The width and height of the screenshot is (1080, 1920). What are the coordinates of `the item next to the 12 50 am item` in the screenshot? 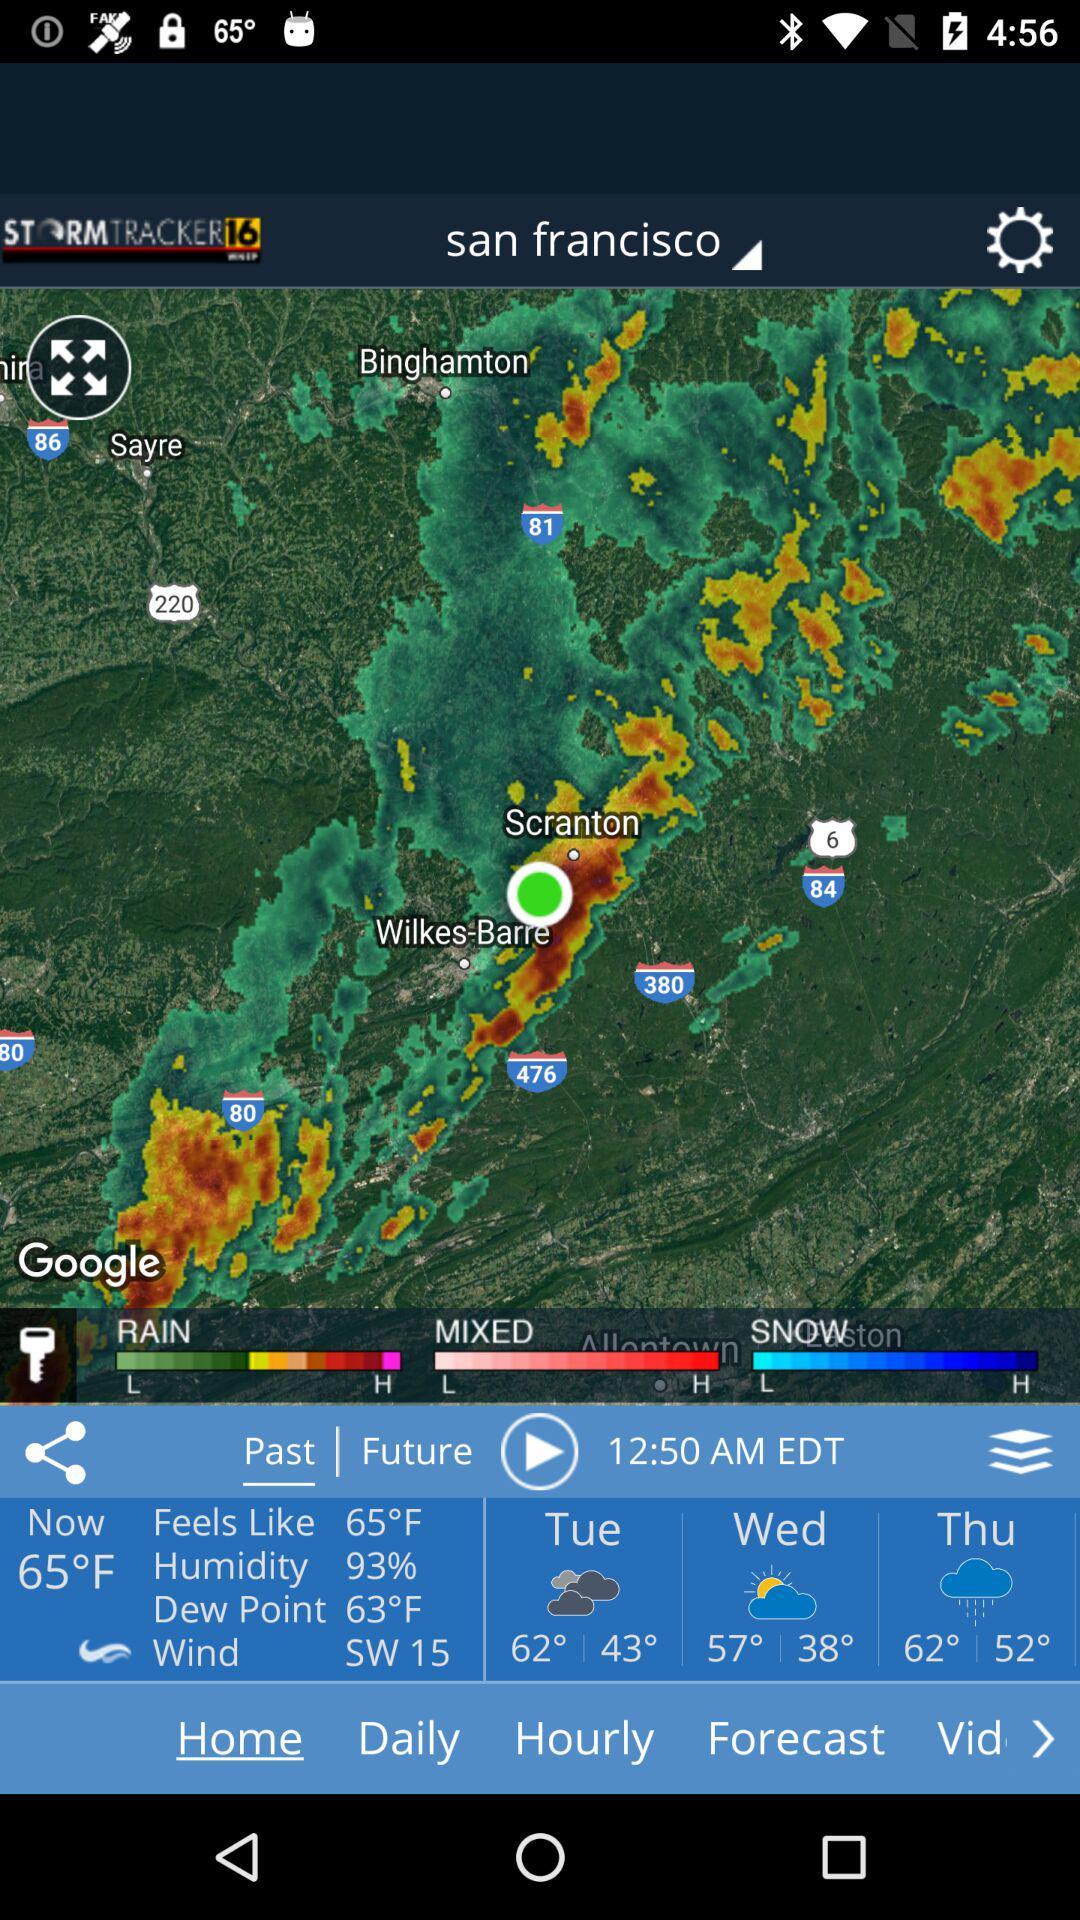 It's located at (538, 1451).